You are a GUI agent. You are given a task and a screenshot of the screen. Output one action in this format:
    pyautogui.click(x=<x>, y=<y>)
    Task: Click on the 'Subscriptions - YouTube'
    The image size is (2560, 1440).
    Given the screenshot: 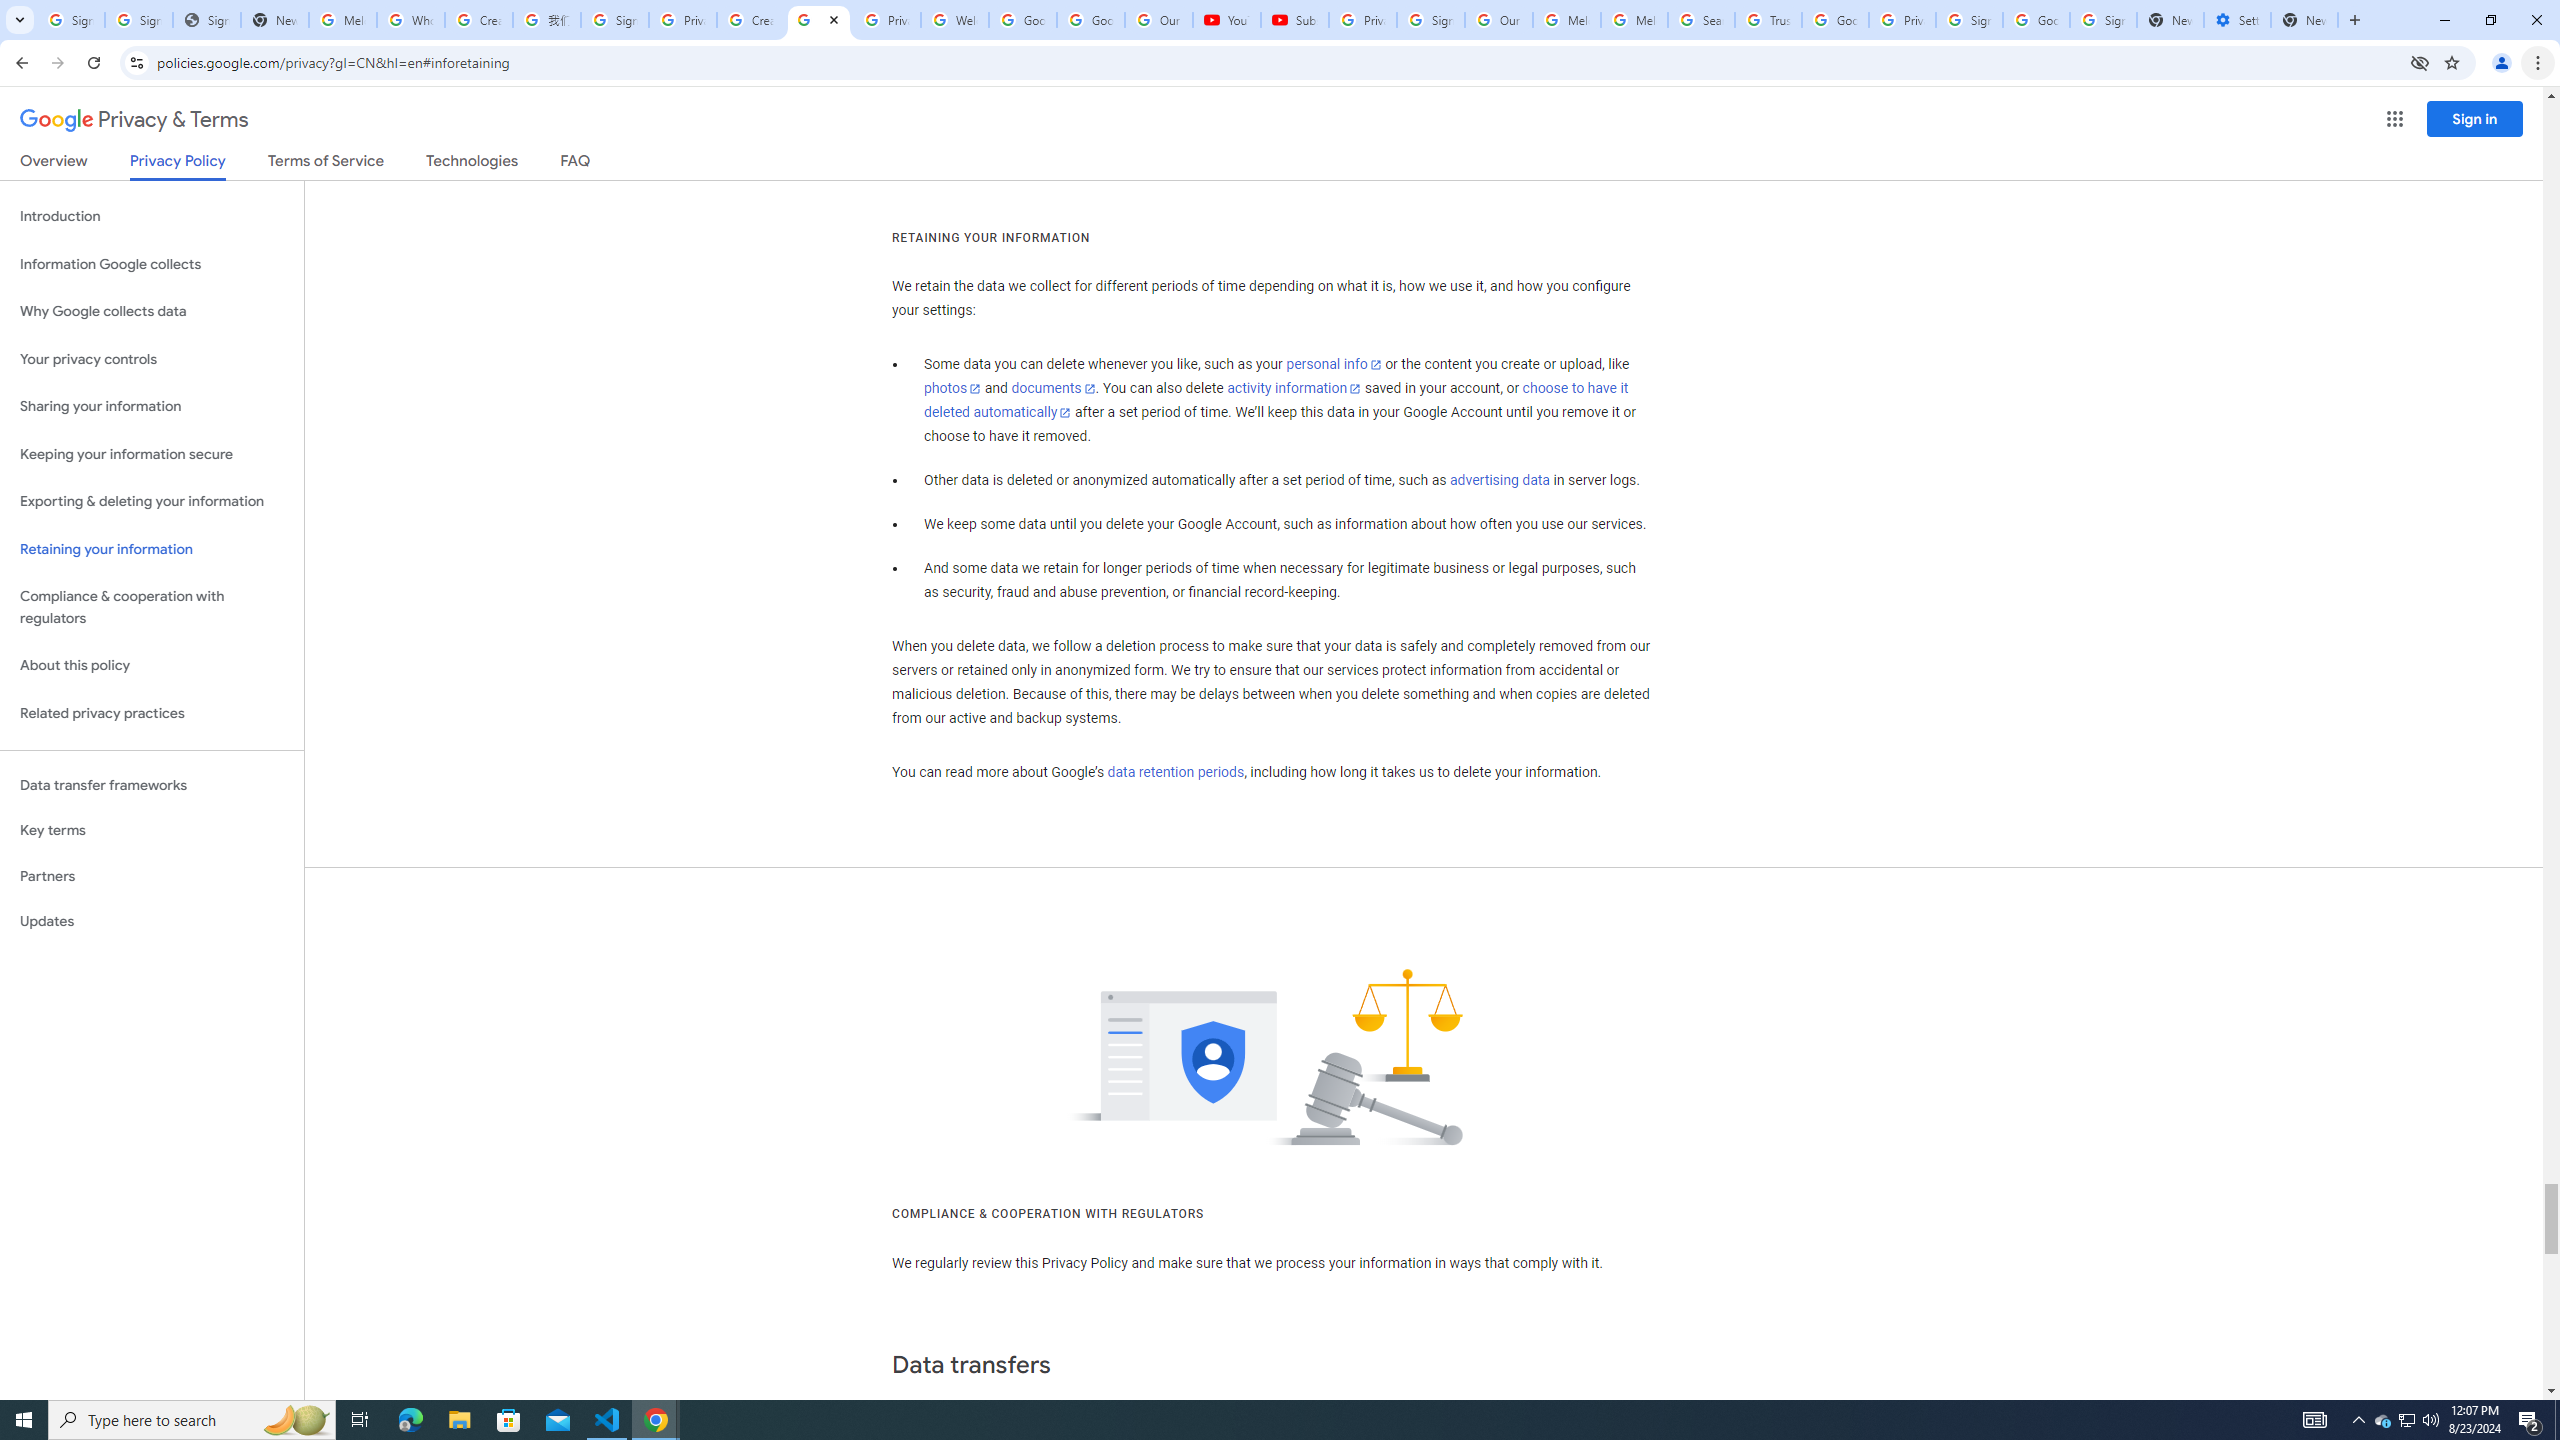 What is the action you would take?
    pyautogui.click(x=1295, y=19)
    